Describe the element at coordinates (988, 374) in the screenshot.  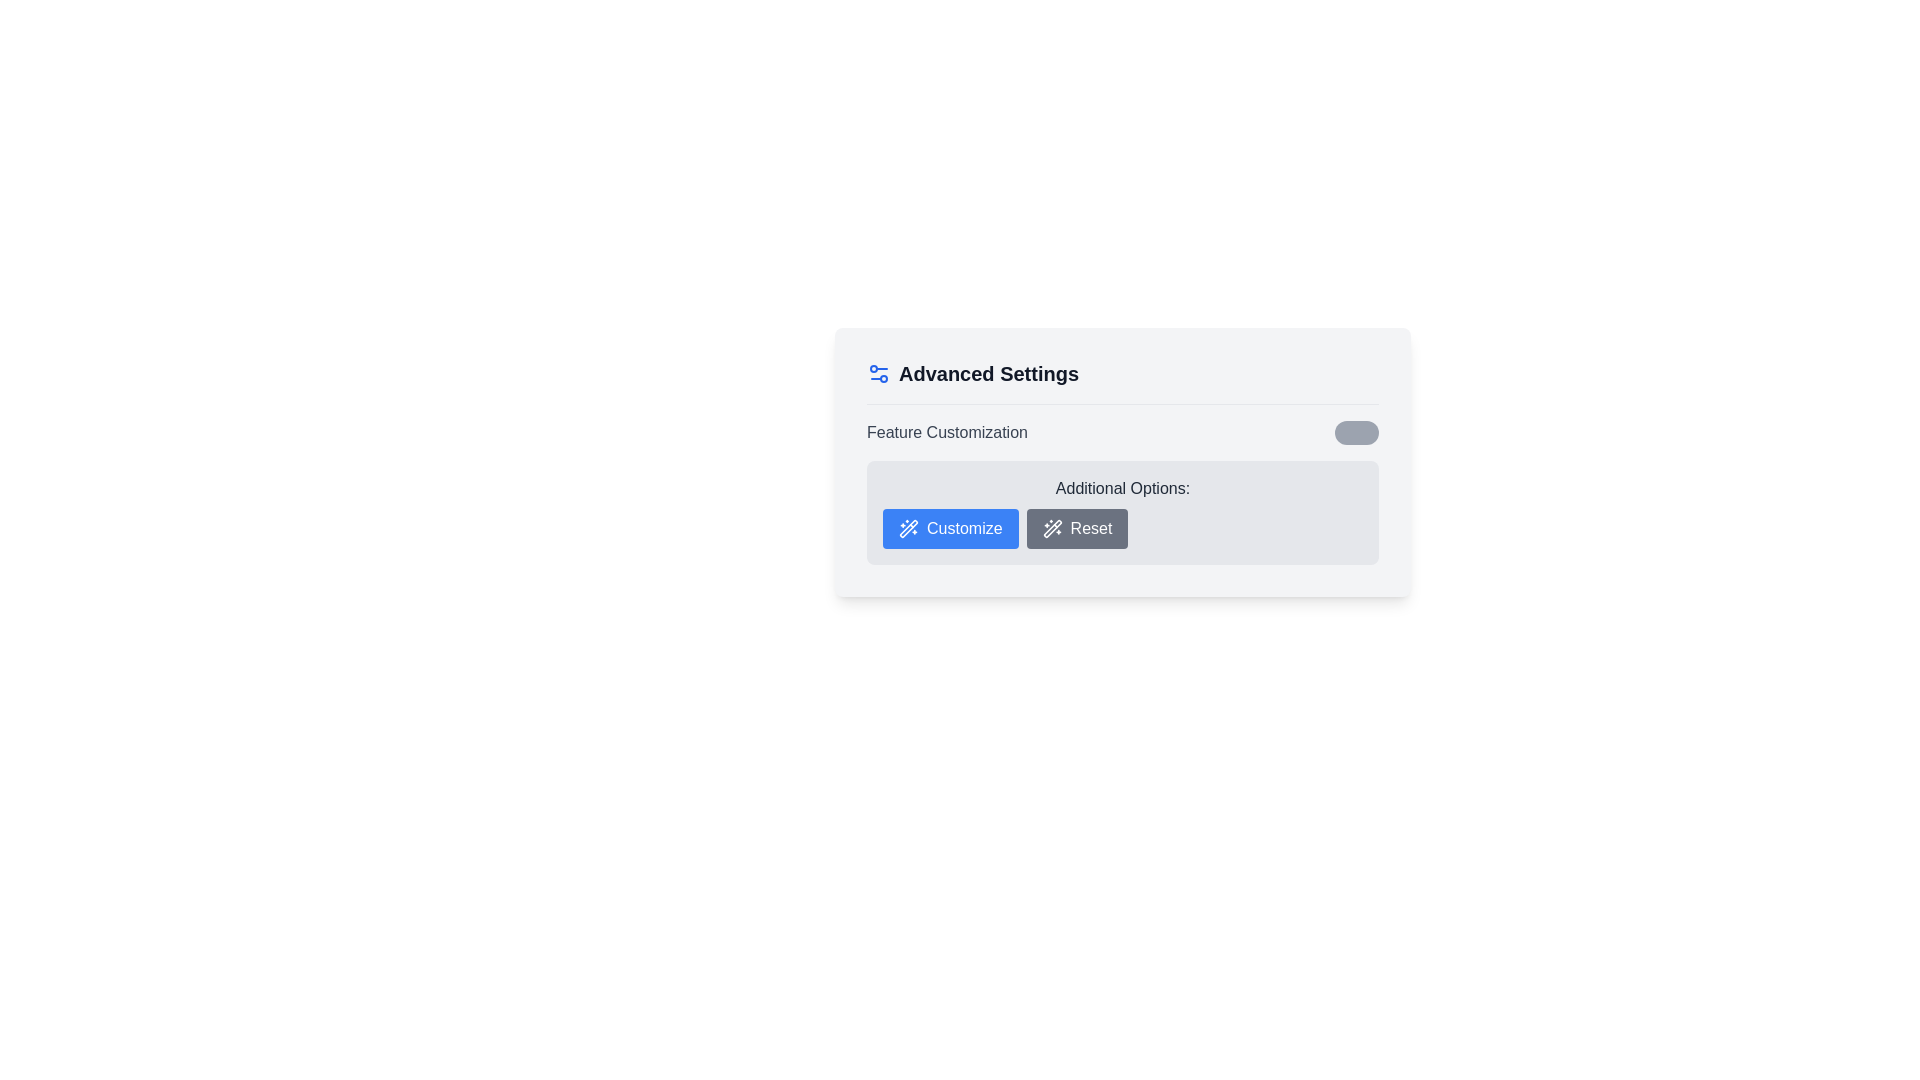
I see `the Text label that signifies the section for advanced settings options, located above other interface elements like a toggle switch and buttons, and to the right of the settings gear icon` at that location.